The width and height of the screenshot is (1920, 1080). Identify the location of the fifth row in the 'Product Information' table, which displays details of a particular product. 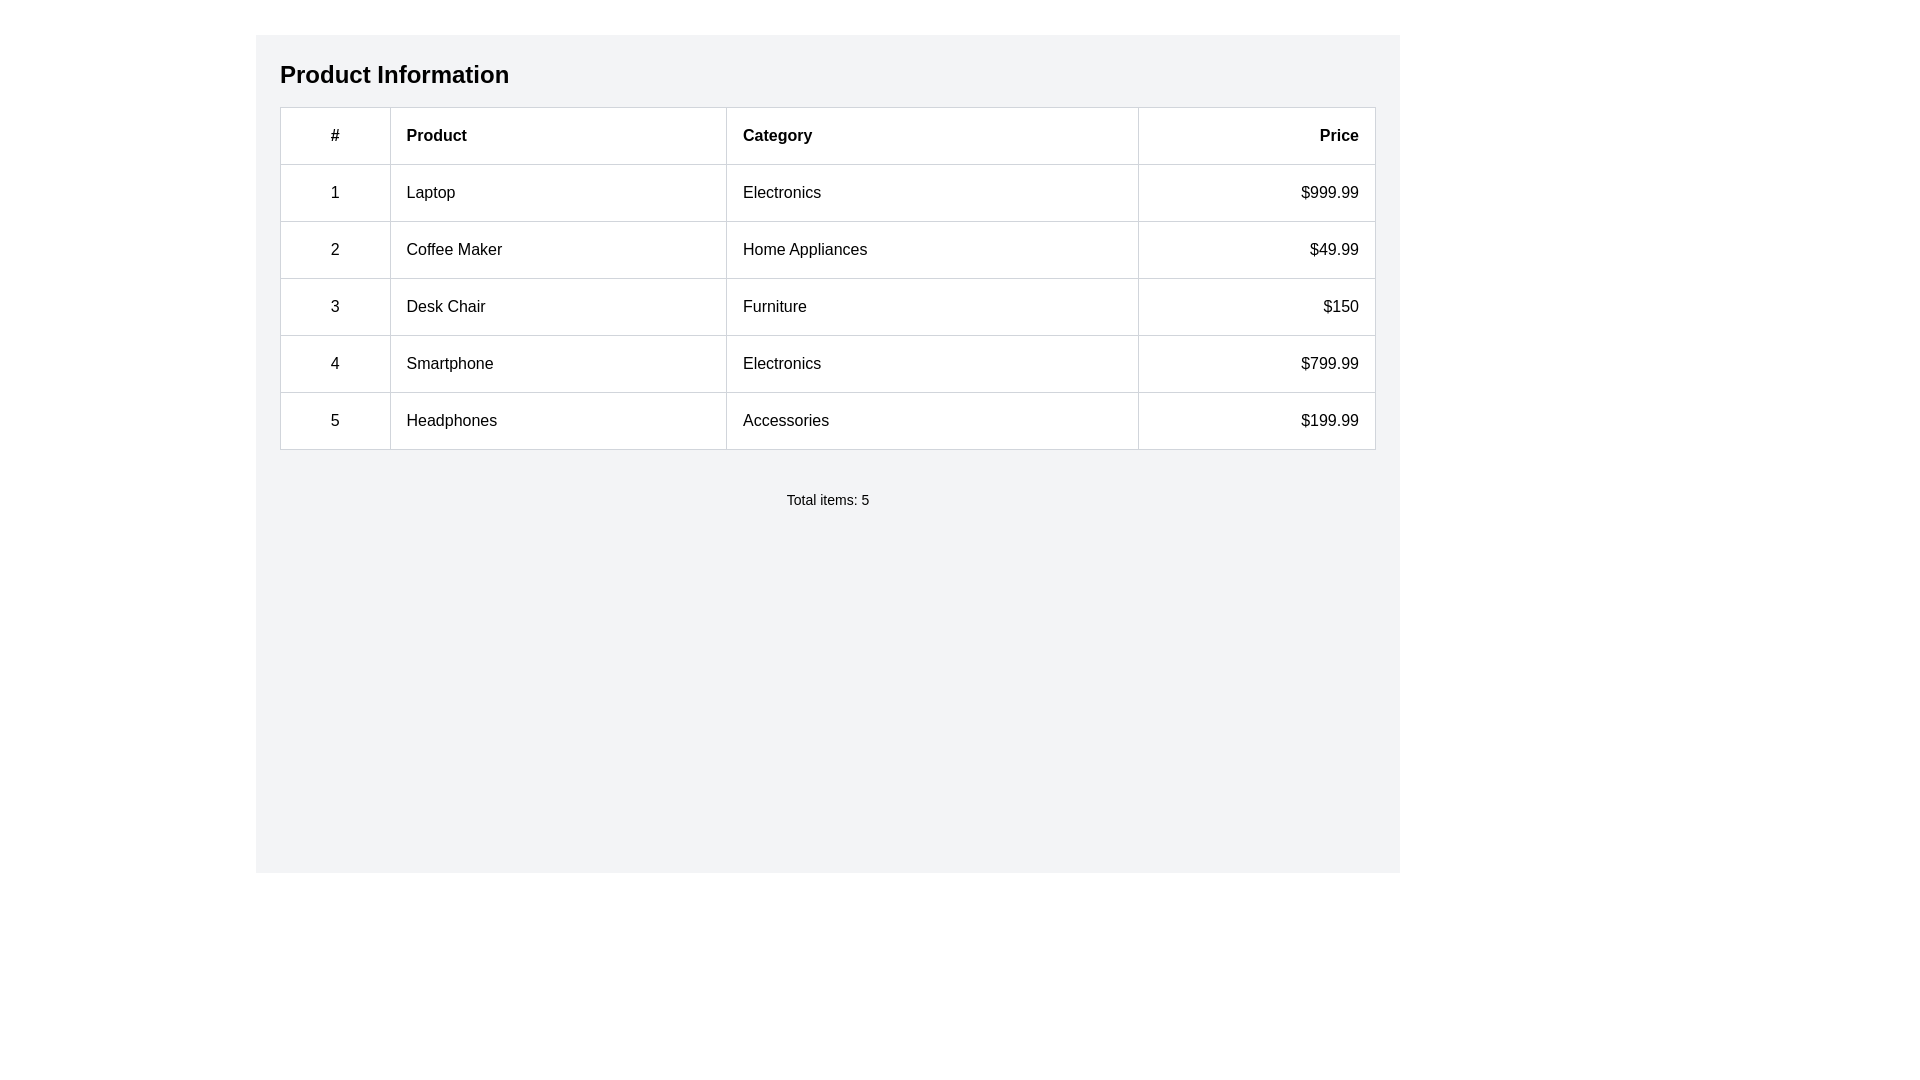
(828, 419).